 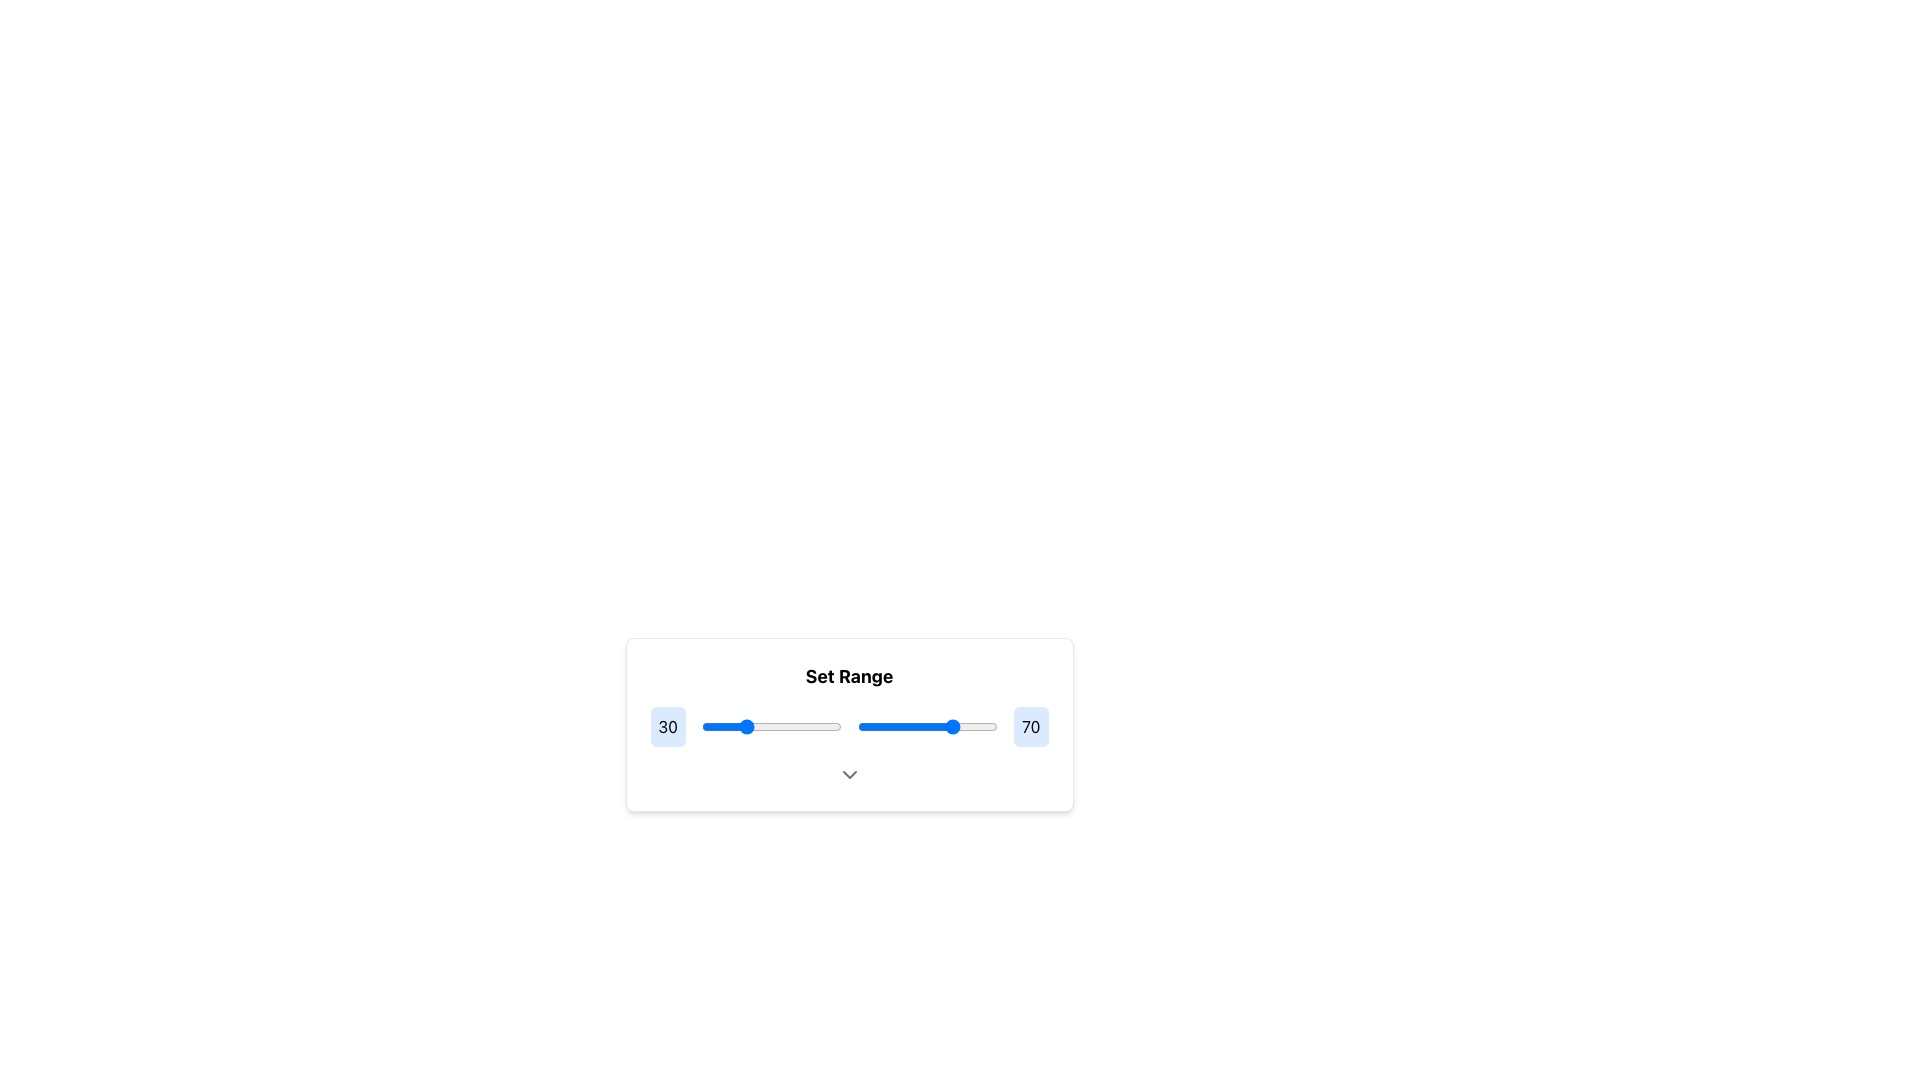 What do you see at coordinates (950, 726) in the screenshot?
I see `the slider value` at bounding box center [950, 726].